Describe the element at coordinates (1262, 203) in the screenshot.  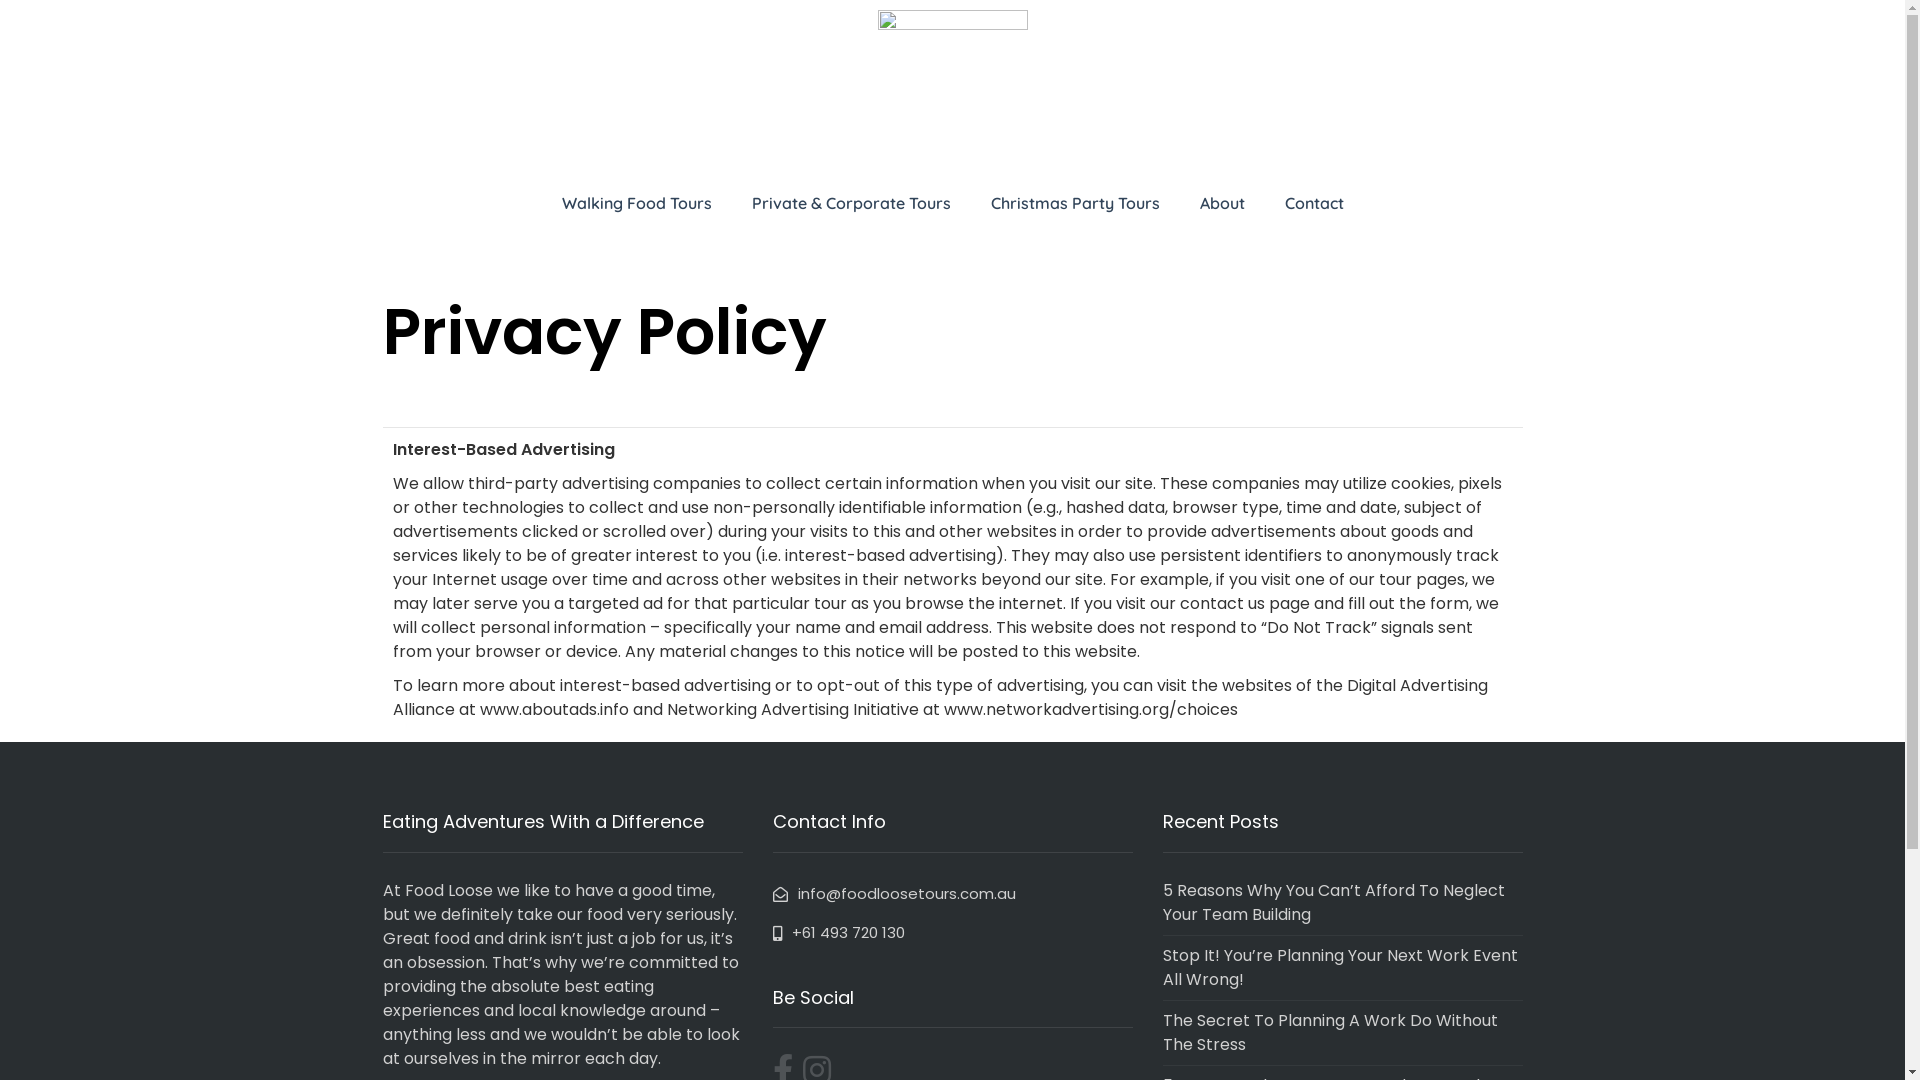
I see `'Contact'` at that location.